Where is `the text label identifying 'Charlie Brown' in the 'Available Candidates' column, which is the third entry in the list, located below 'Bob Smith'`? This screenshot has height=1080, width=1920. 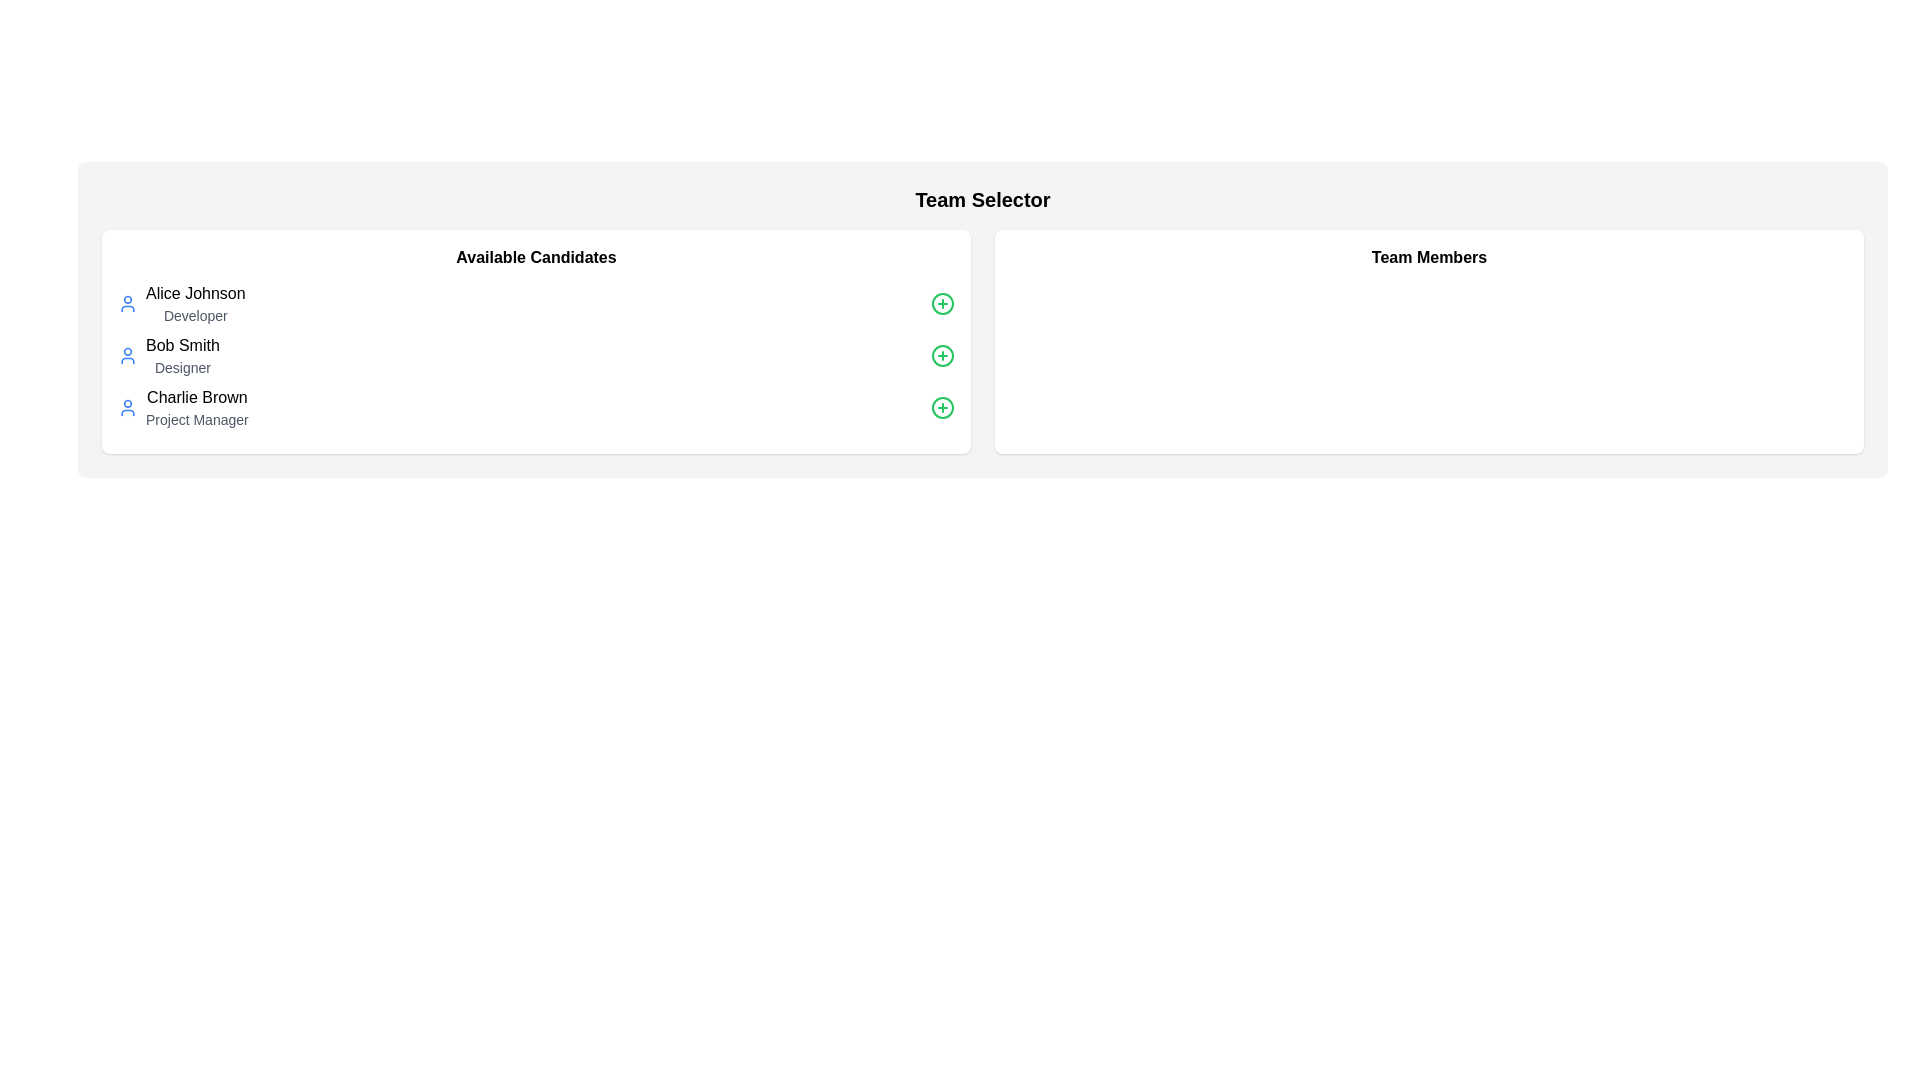 the text label identifying 'Charlie Brown' in the 'Available Candidates' column, which is the third entry in the list, located below 'Bob Smith' is located at coordinates (197, 397).